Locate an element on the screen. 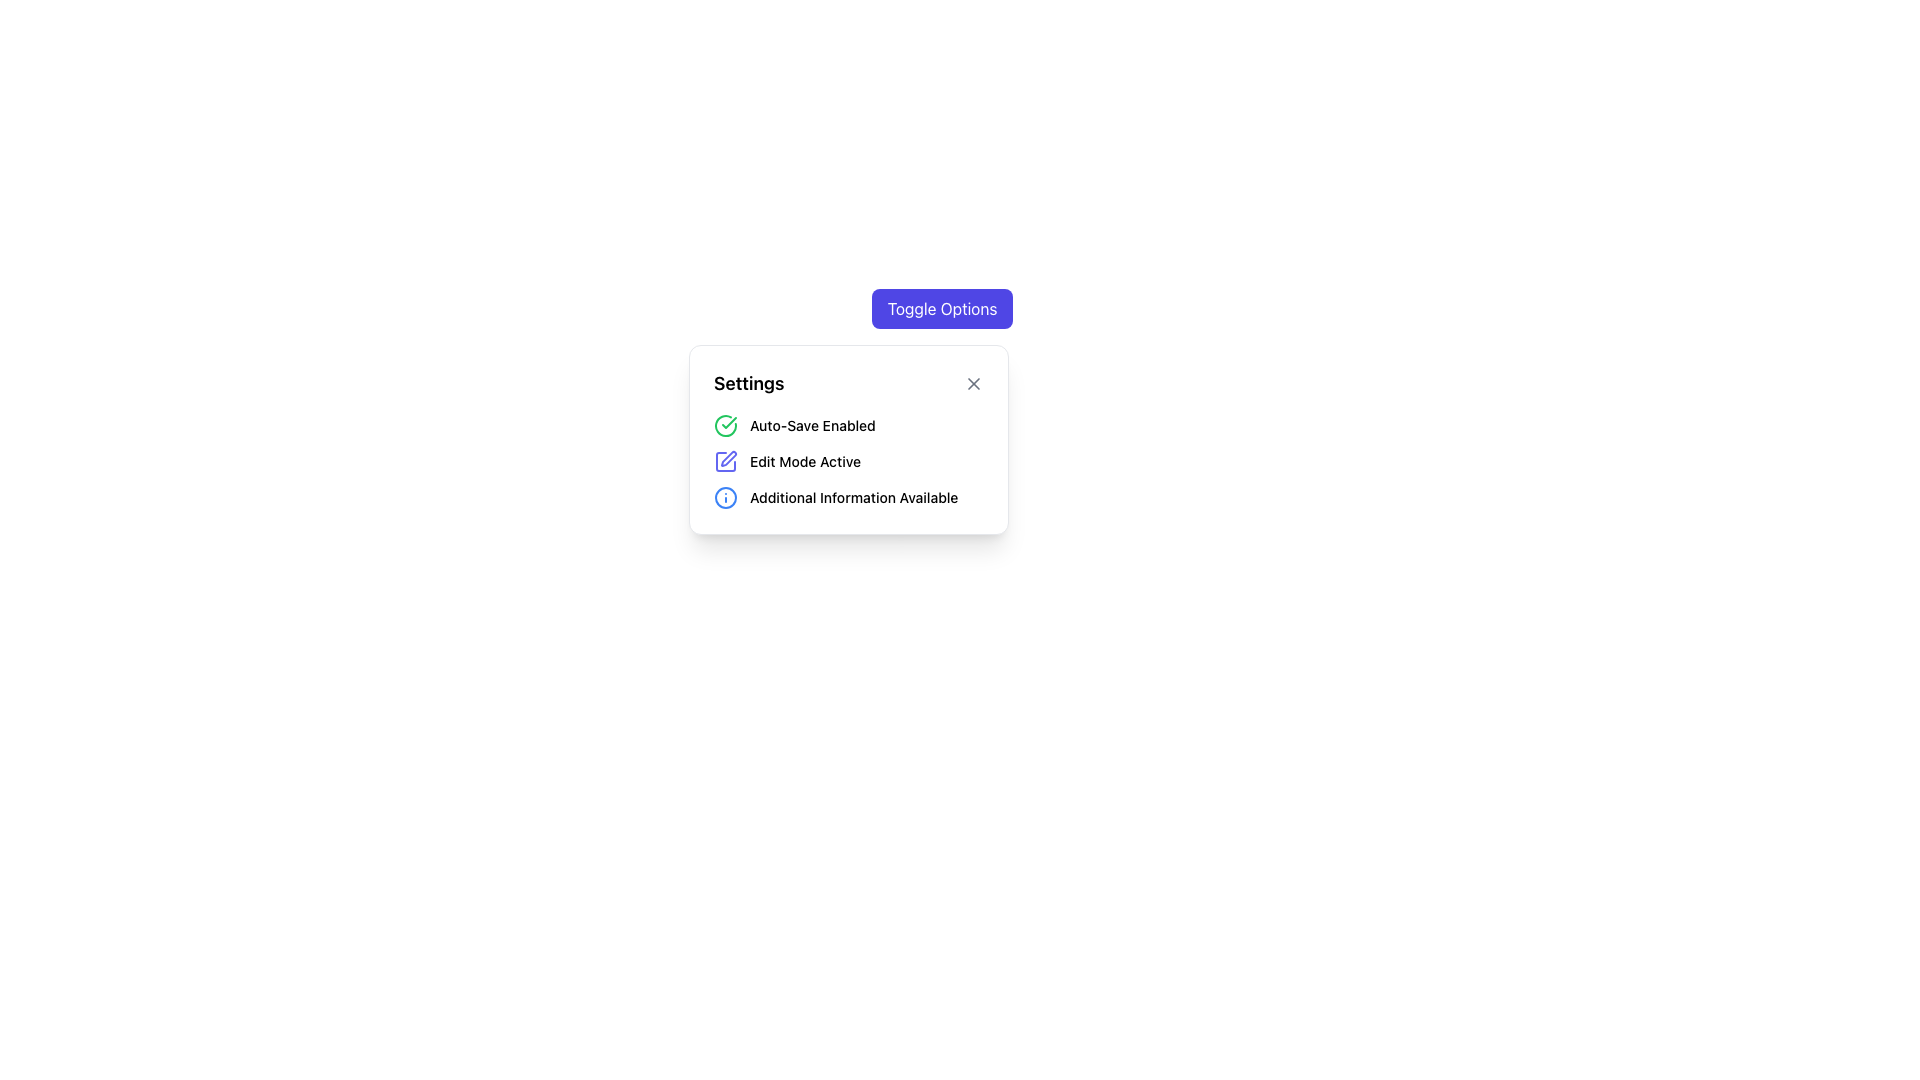 This screenshot has height=1080, width=1920. the circular icon with a blue stroke located in the 'Settings' menu is located at coordinates (724, 496).